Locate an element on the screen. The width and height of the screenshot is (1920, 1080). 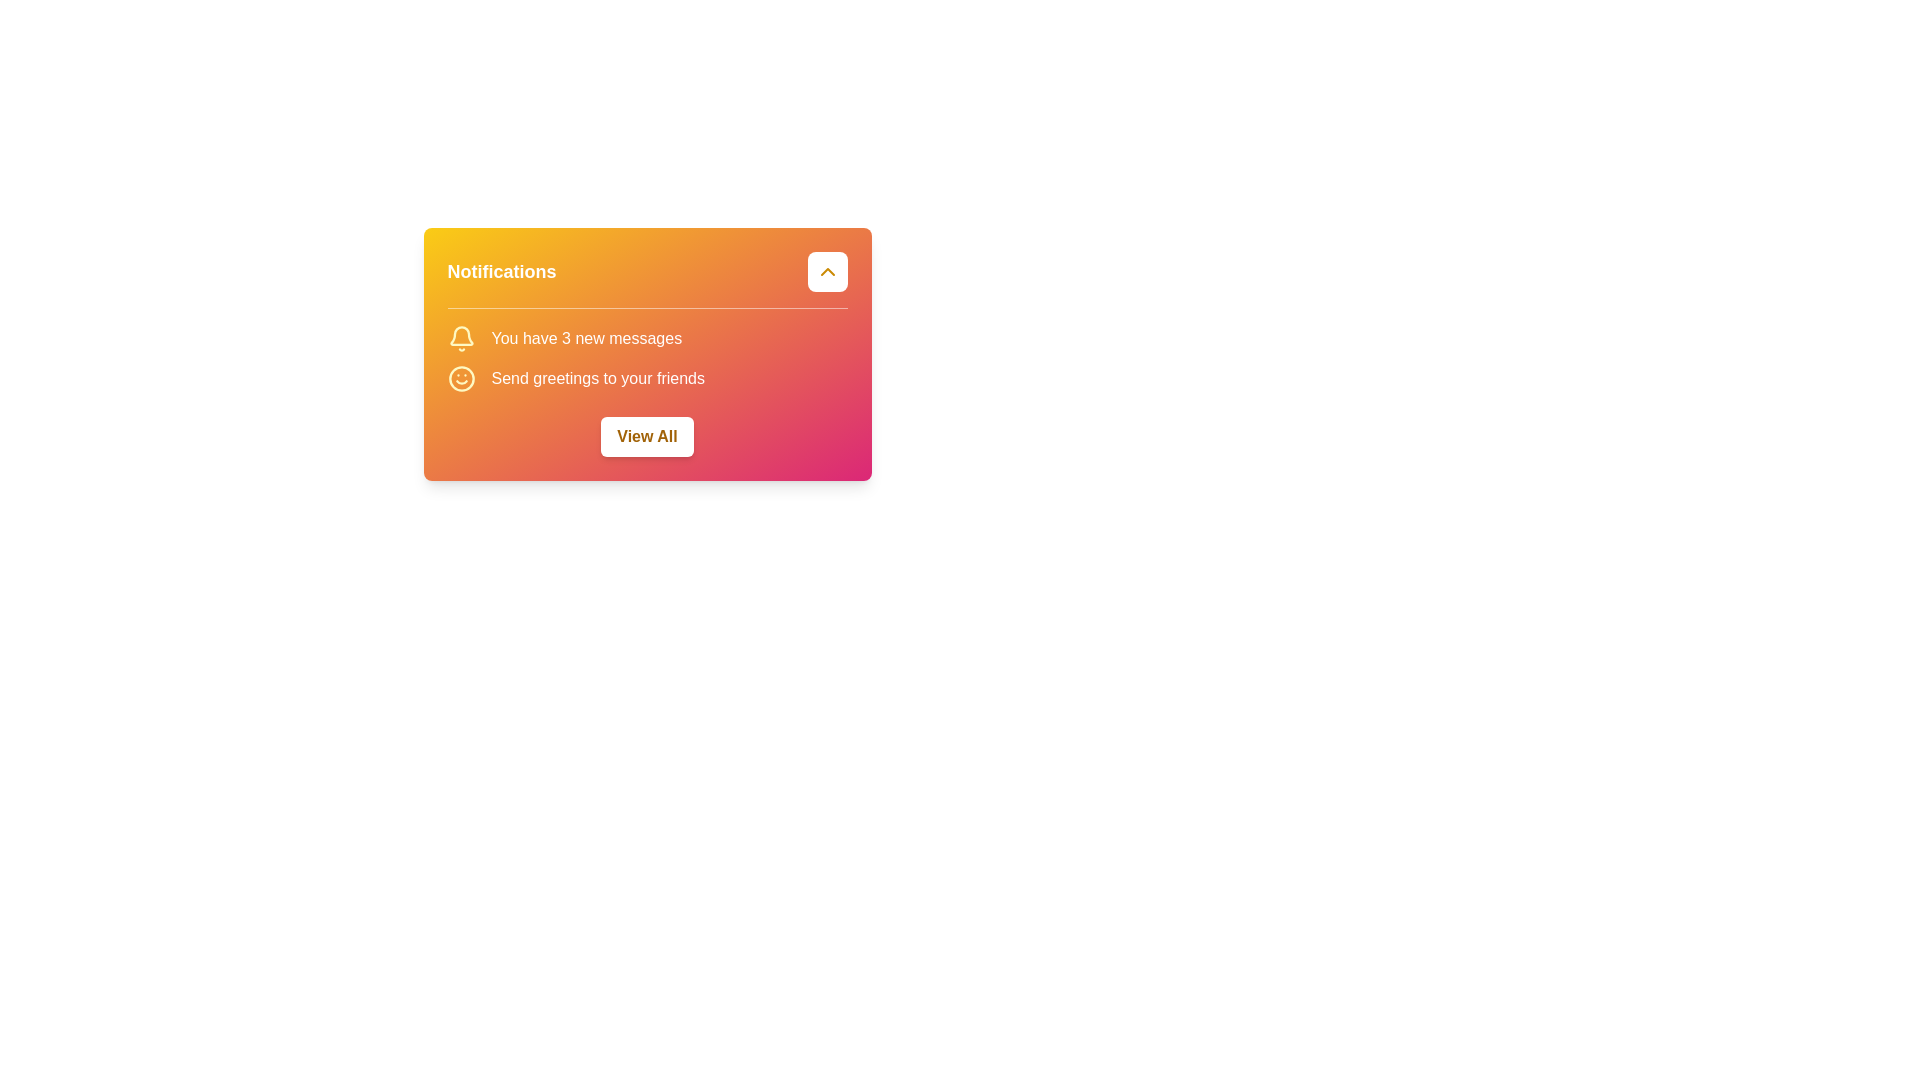
the main circular area forming the face within the smiling icon, which is styled with a yellow hue and is part of a larger SVG component is located at coordinates (460, 378).